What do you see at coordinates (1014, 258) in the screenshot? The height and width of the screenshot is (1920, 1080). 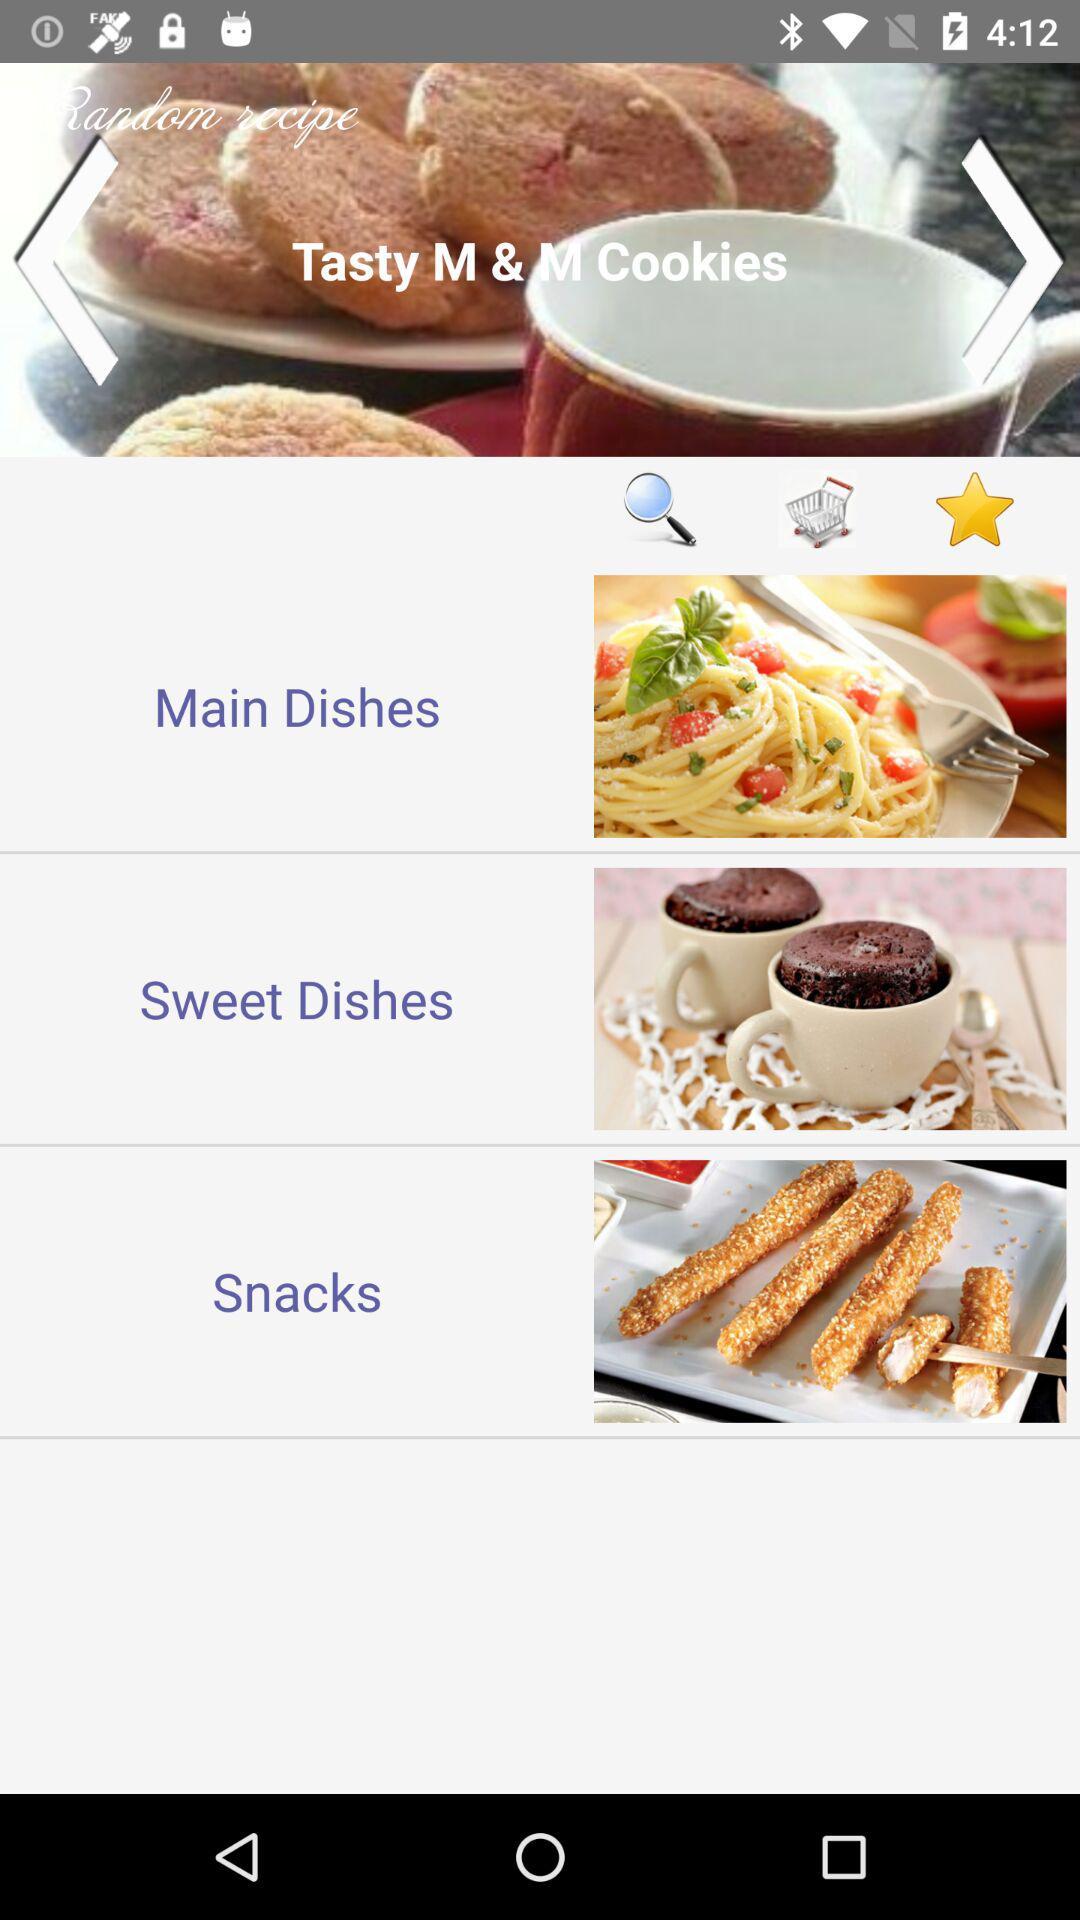 I see `the send icon` at bounding box center [1014, 258].